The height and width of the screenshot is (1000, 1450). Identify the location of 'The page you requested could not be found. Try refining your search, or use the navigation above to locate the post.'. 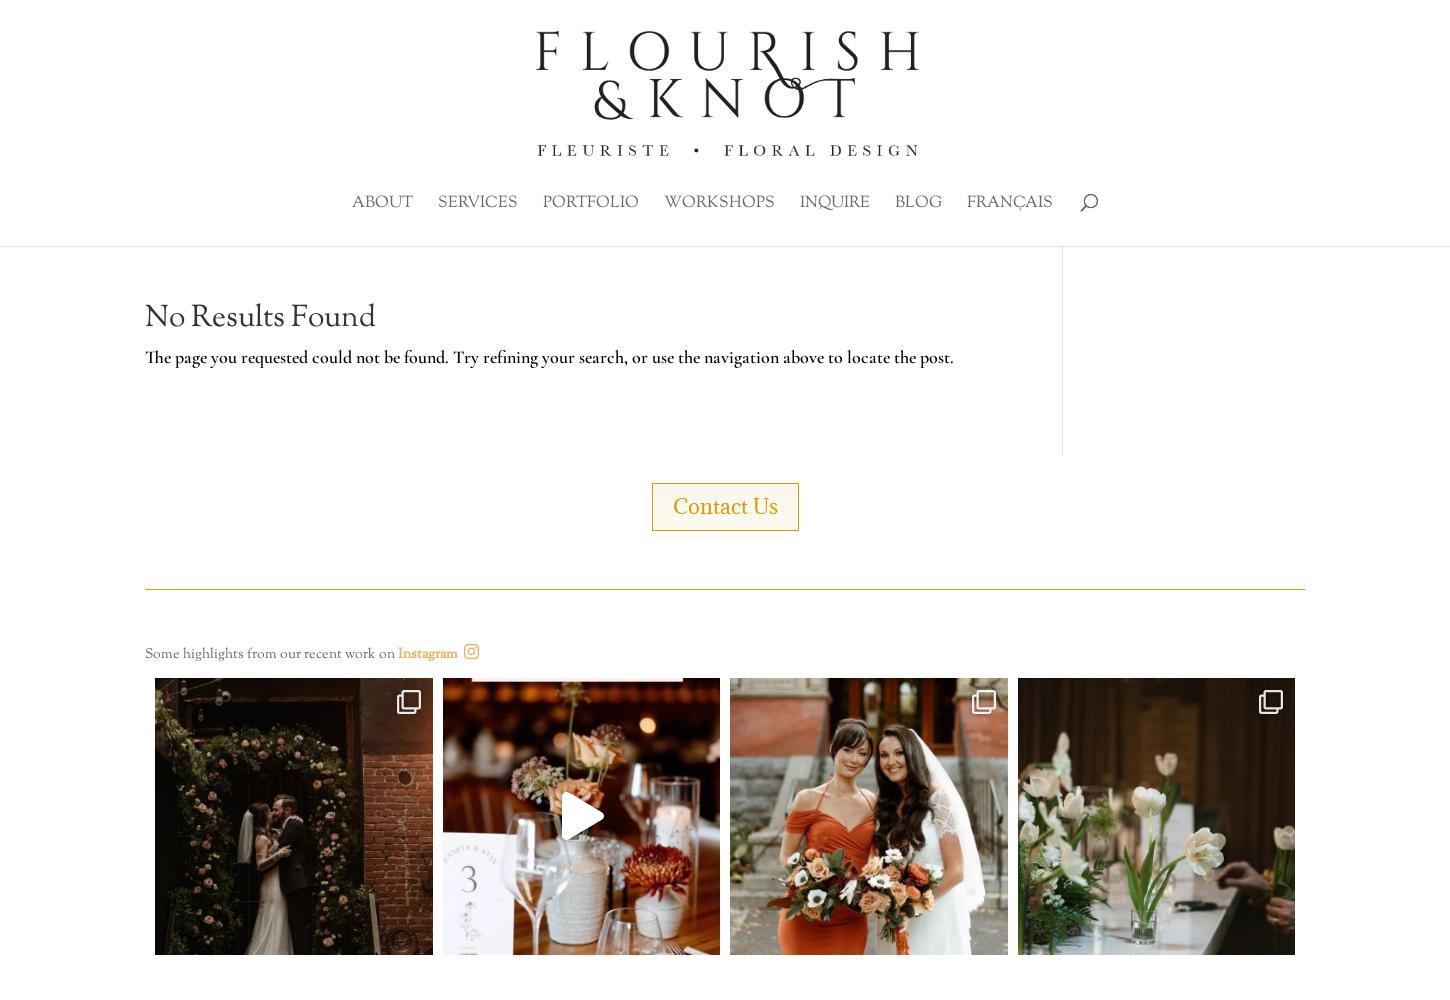
(549, 356).